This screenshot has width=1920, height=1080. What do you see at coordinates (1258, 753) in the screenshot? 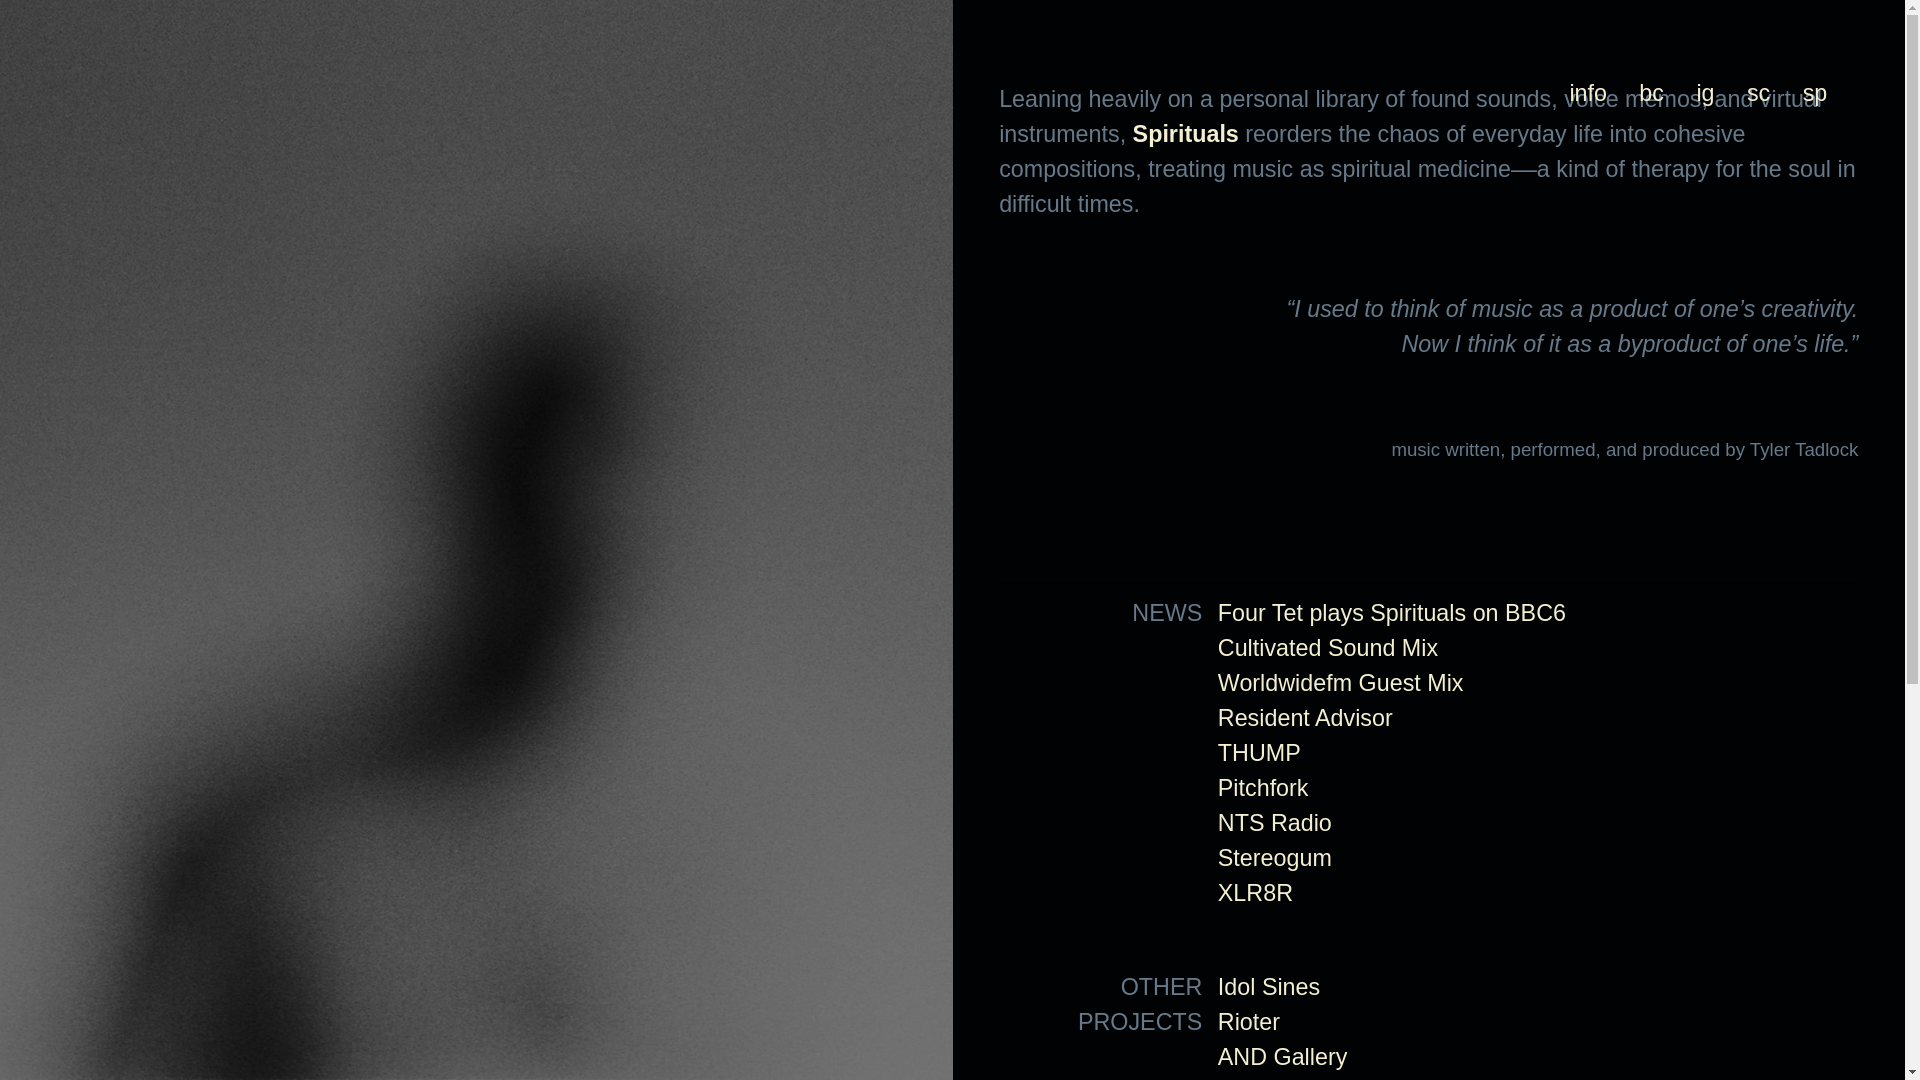
I see `'THUMP'` at bounding box center [1258, 753].